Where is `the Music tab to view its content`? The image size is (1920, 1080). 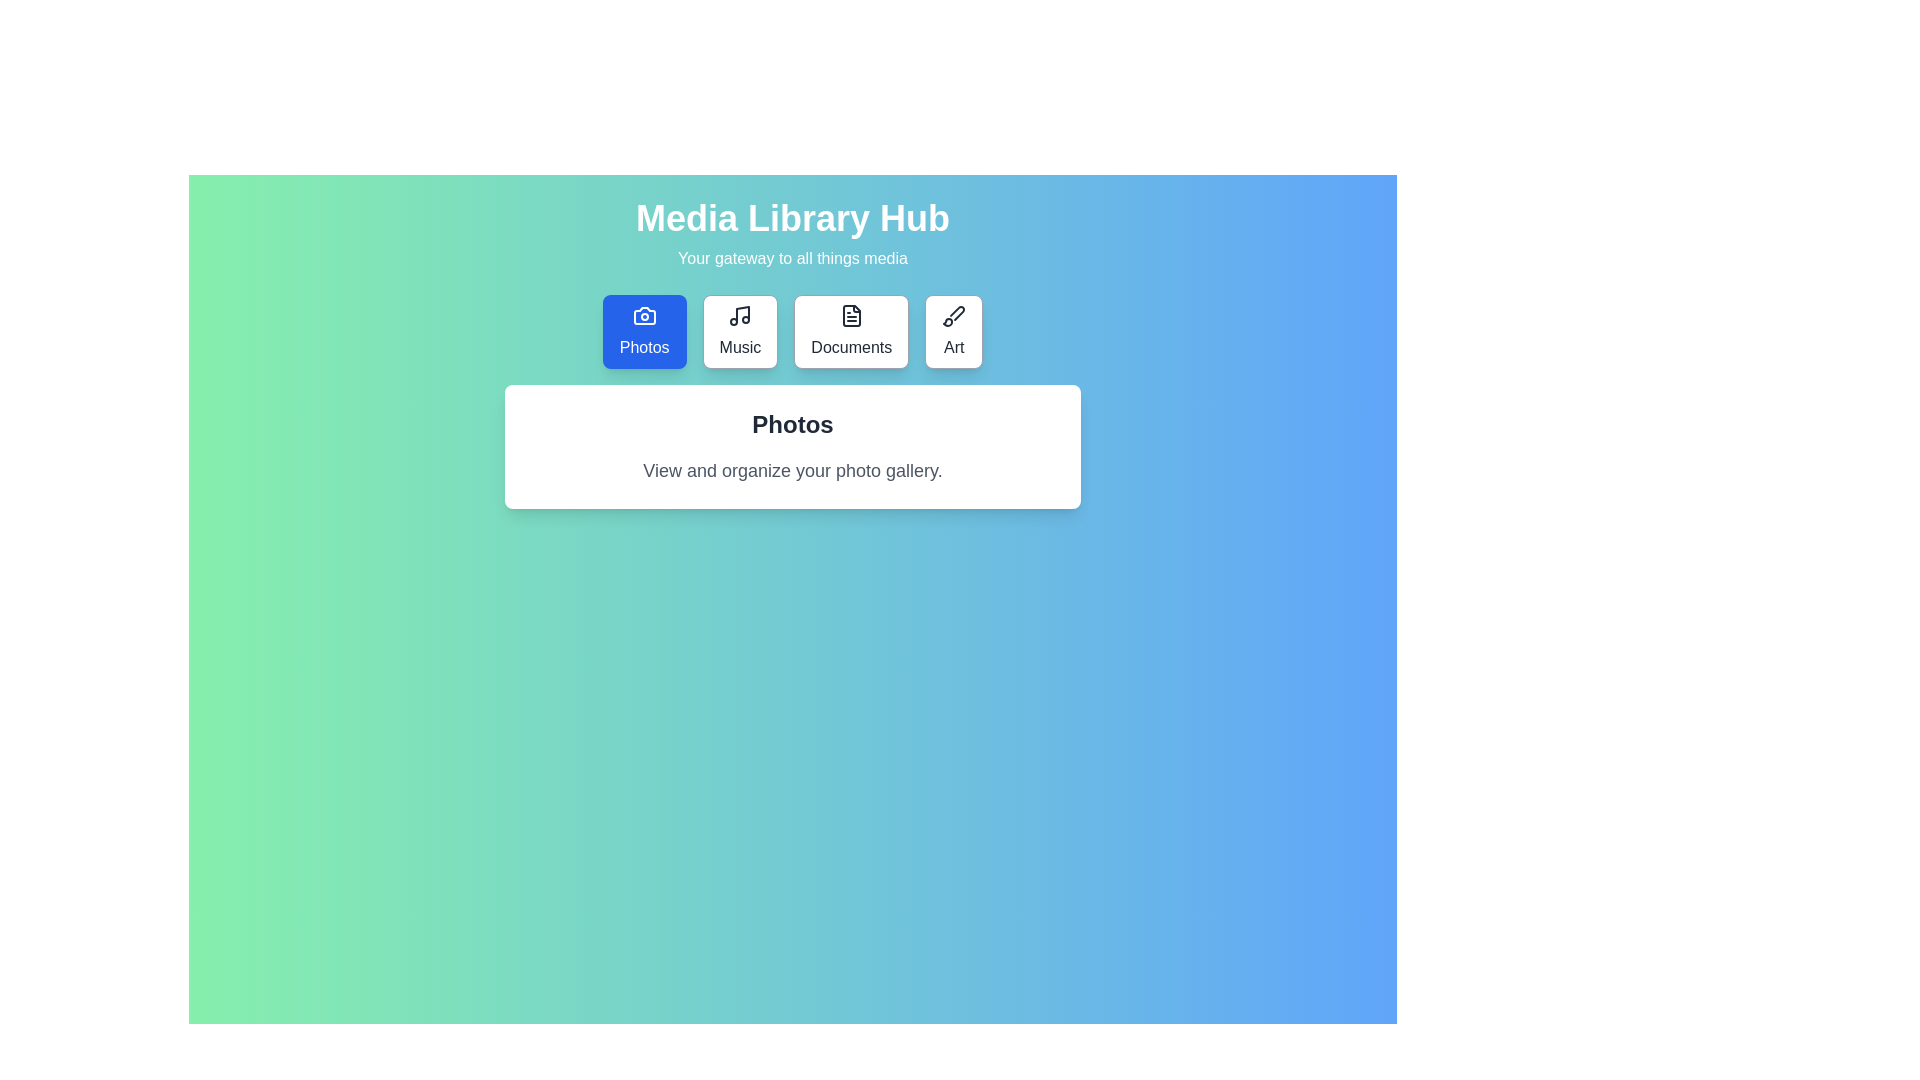
the Music tab to view its content is located at coordinates (739, 330).